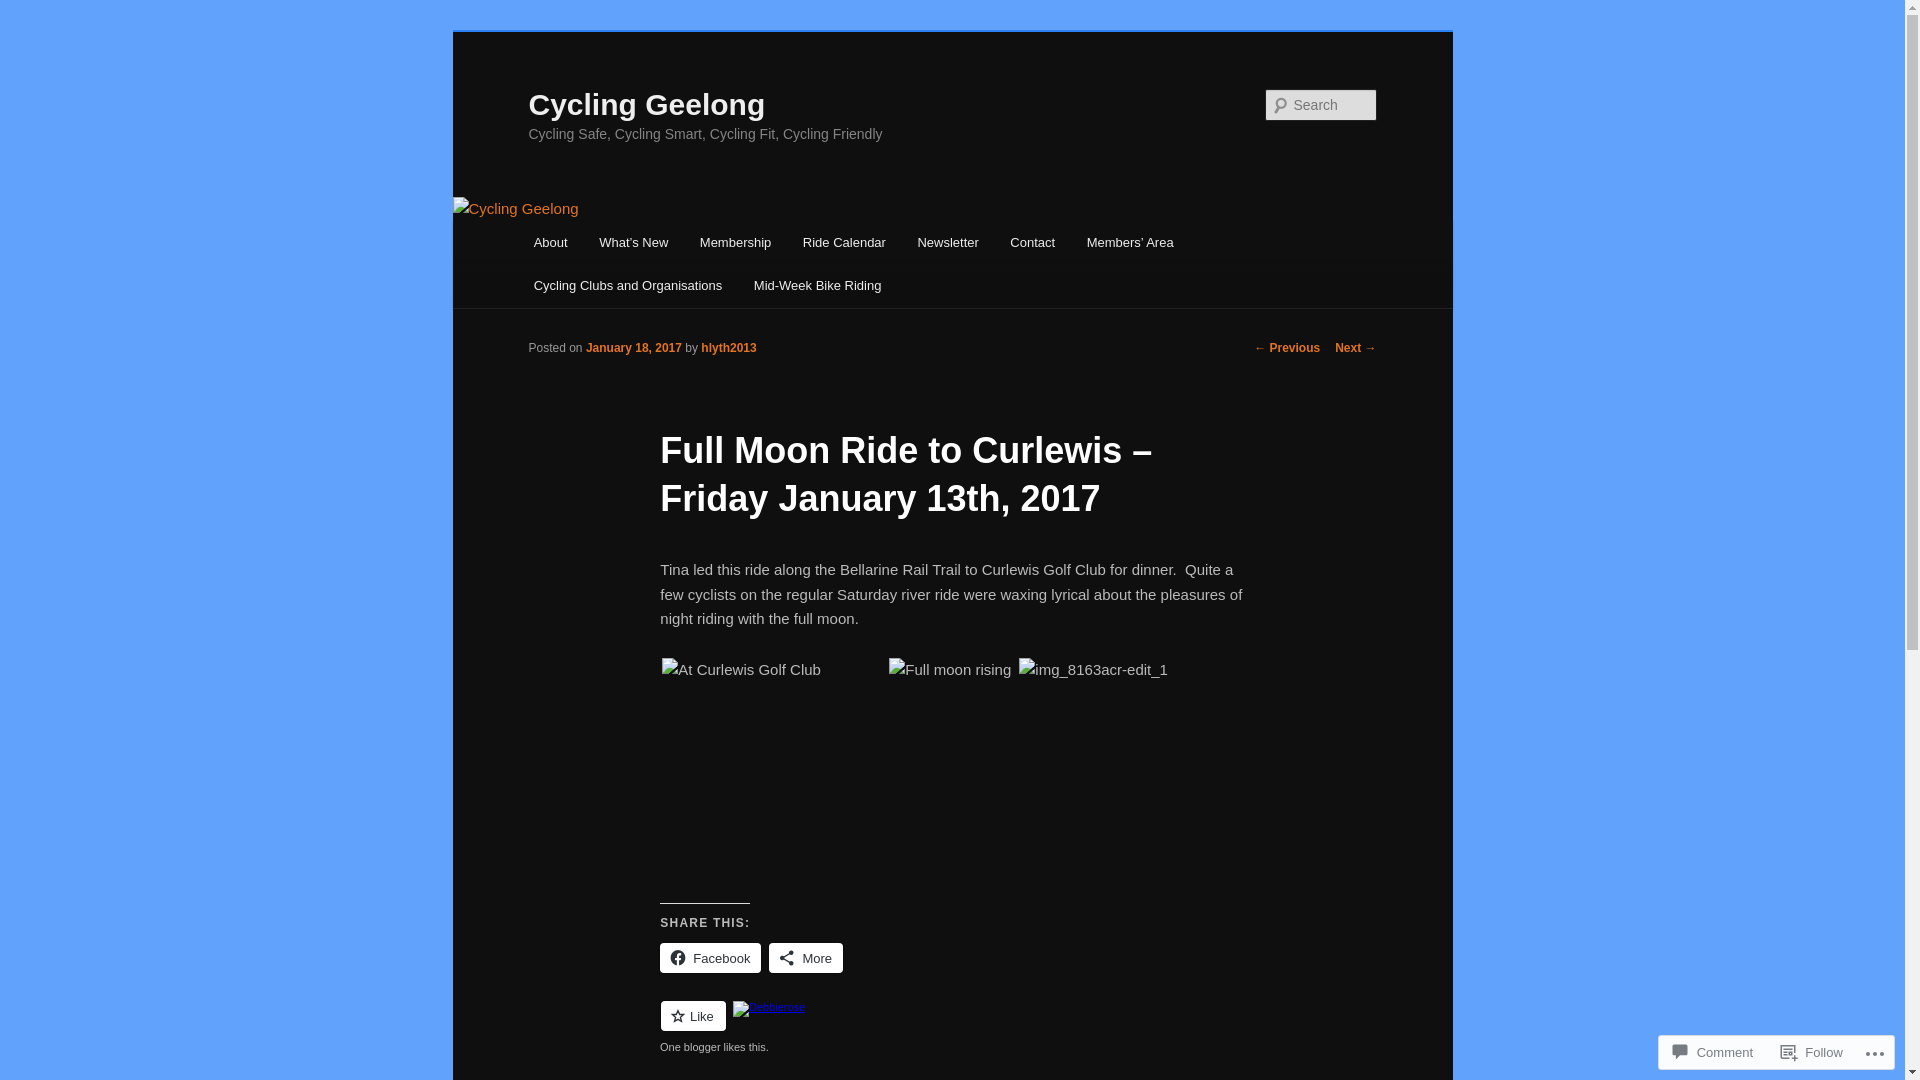  Describe the element at coordinates (660, 956) in the screenshot. I see `'Facebook'` at that location.